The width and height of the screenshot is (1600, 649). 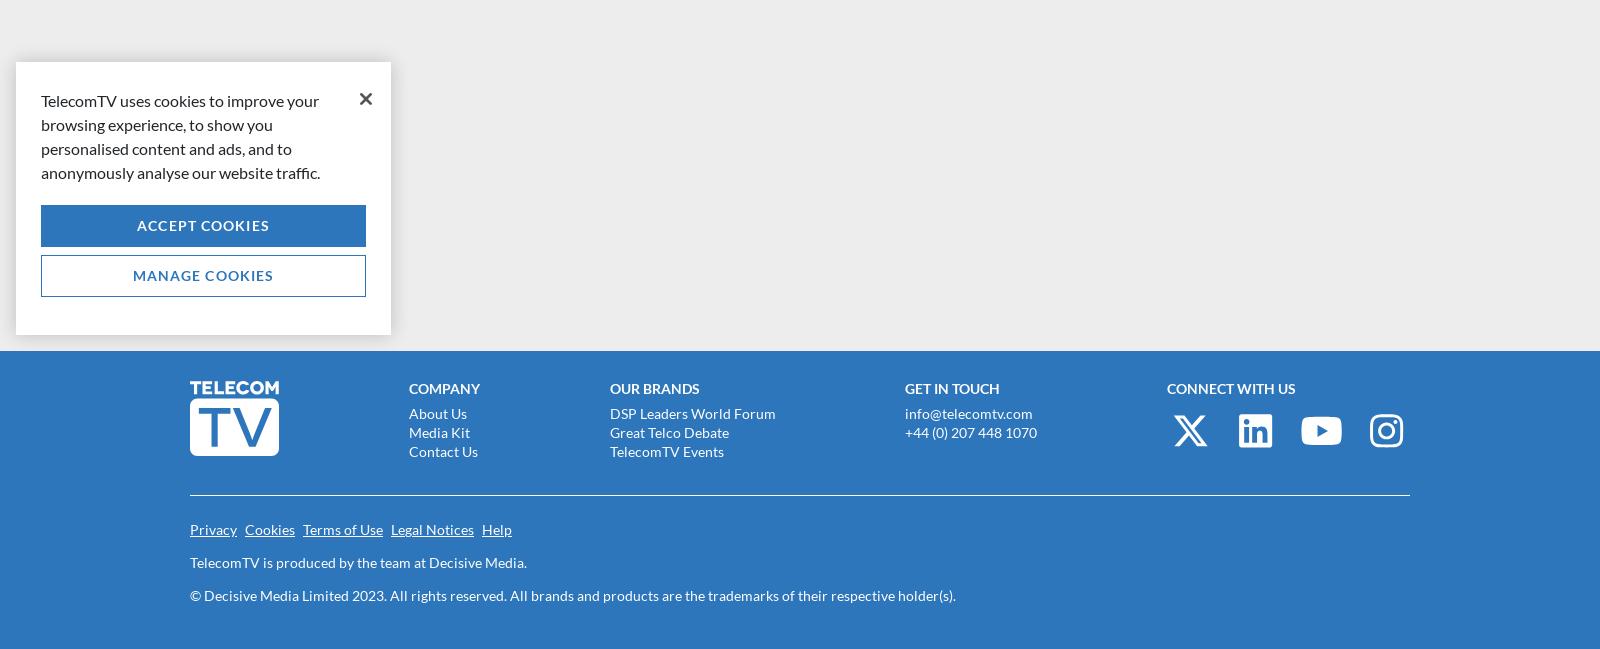 I want to click on 'Our Brands', so click(x=654, y=388).